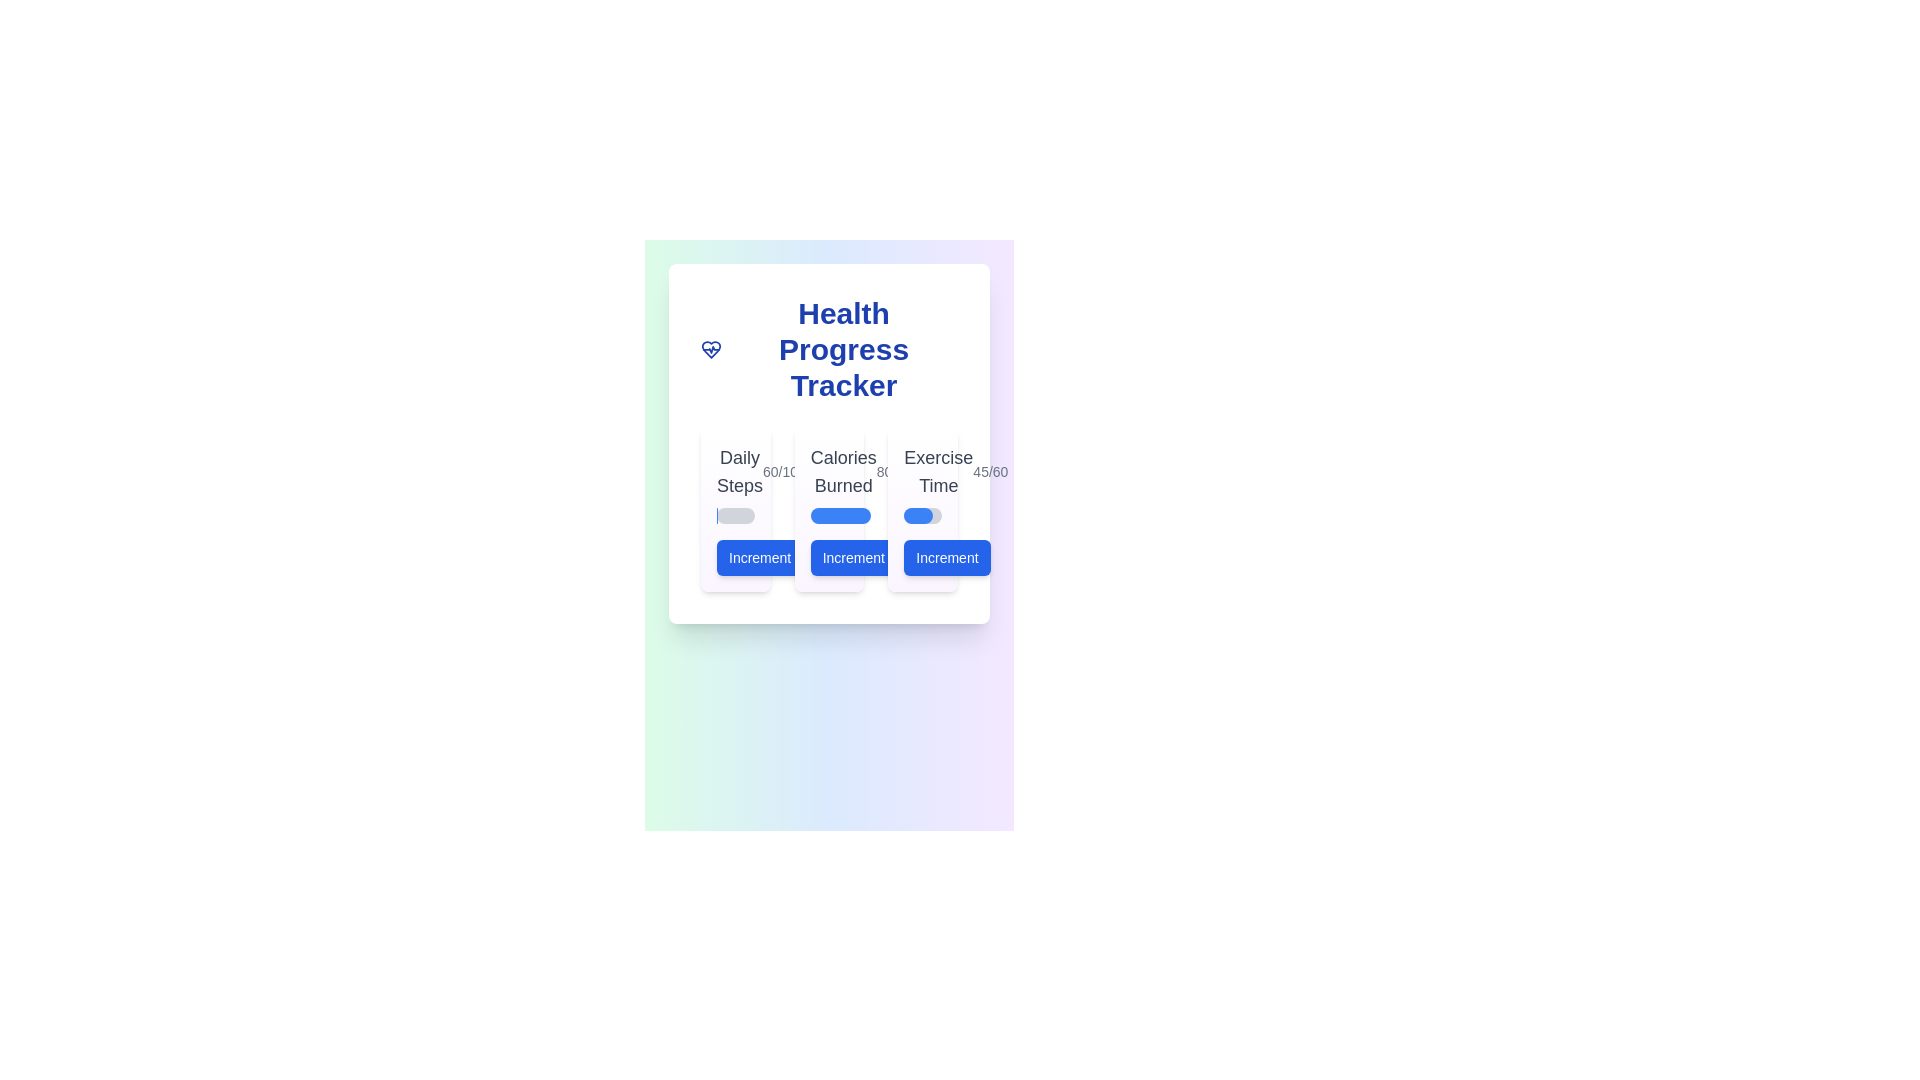 The image size is (1920, 1080). I want to click on the progress indicator segment of the 'Calories Burned' metric, which is located in the second segment of the progress bar grid, so click(840, 515).